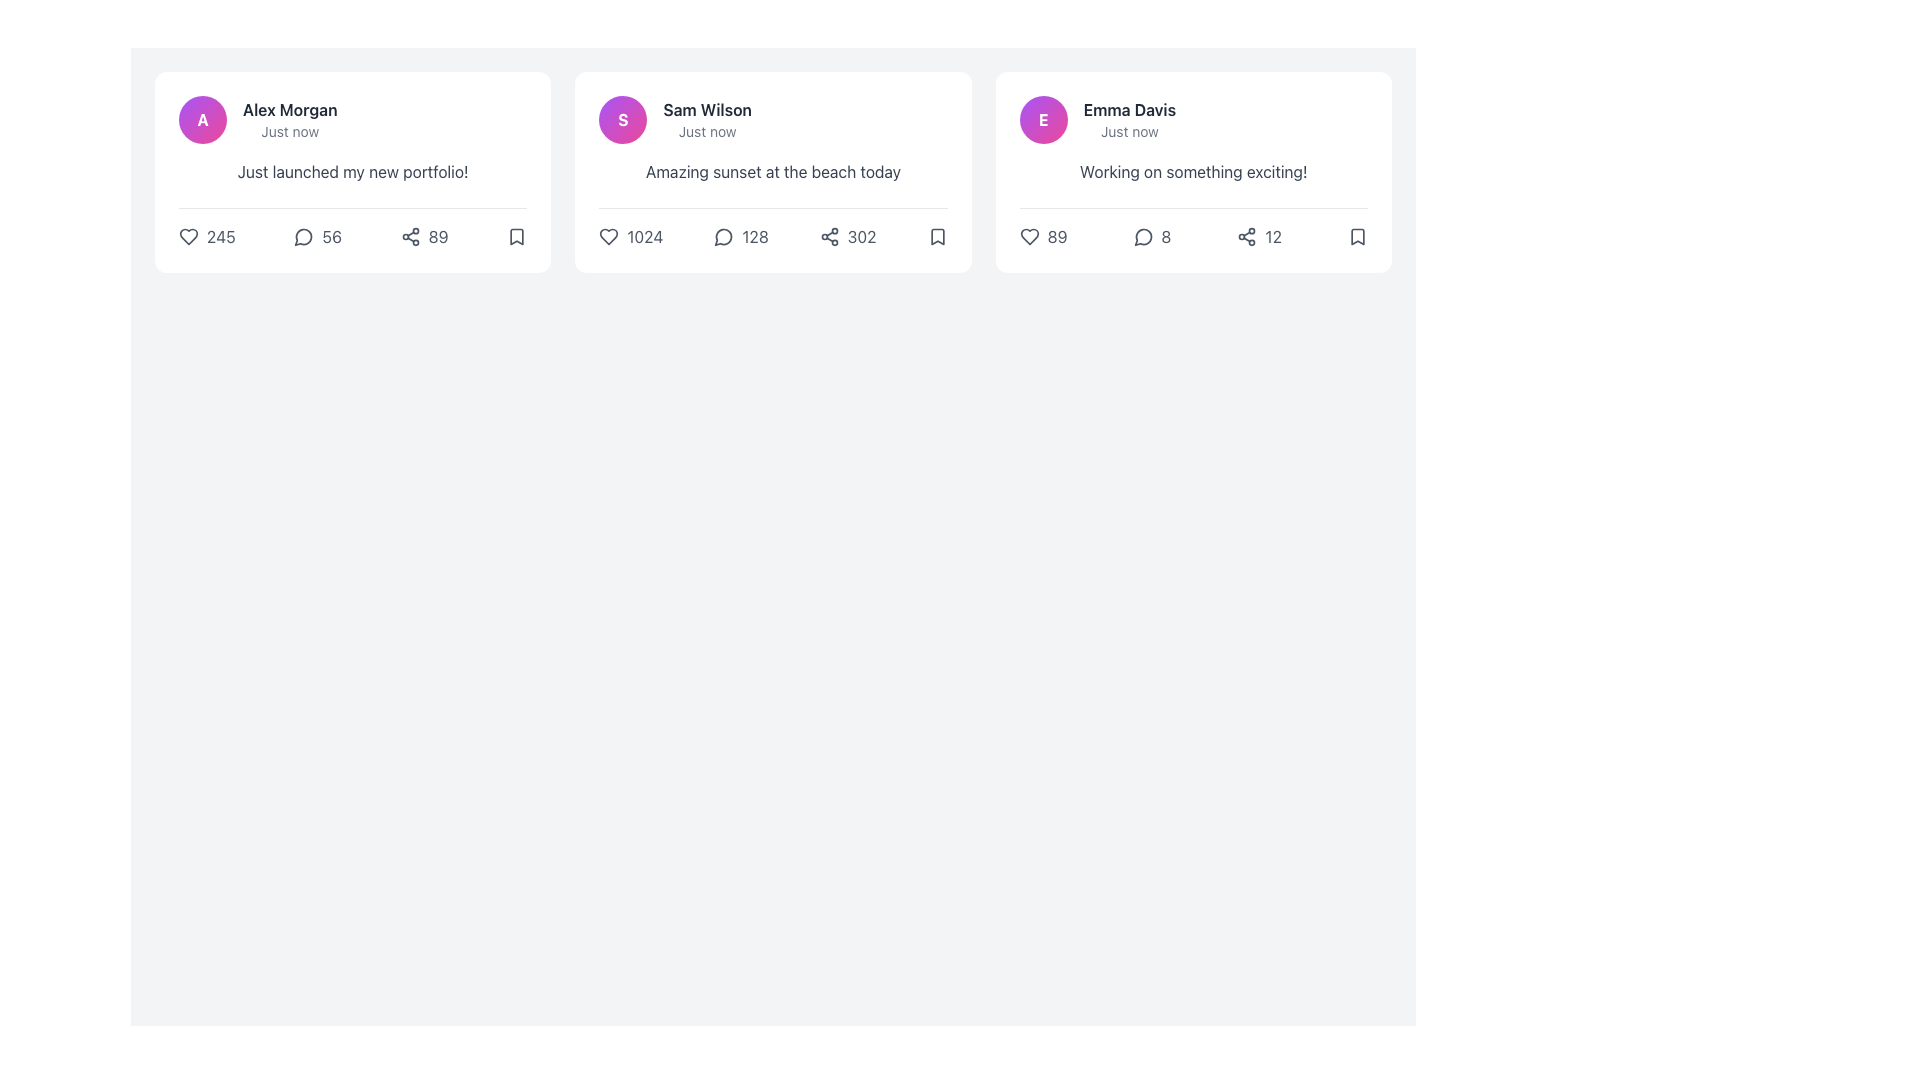 Image resolution: width=1920 pixels, height=1080 pixels. I want to click on the heart-shaped icon indicating 'like' or 'favorite' functionality, located in the second card of a three-card layout, so click(608, 235).